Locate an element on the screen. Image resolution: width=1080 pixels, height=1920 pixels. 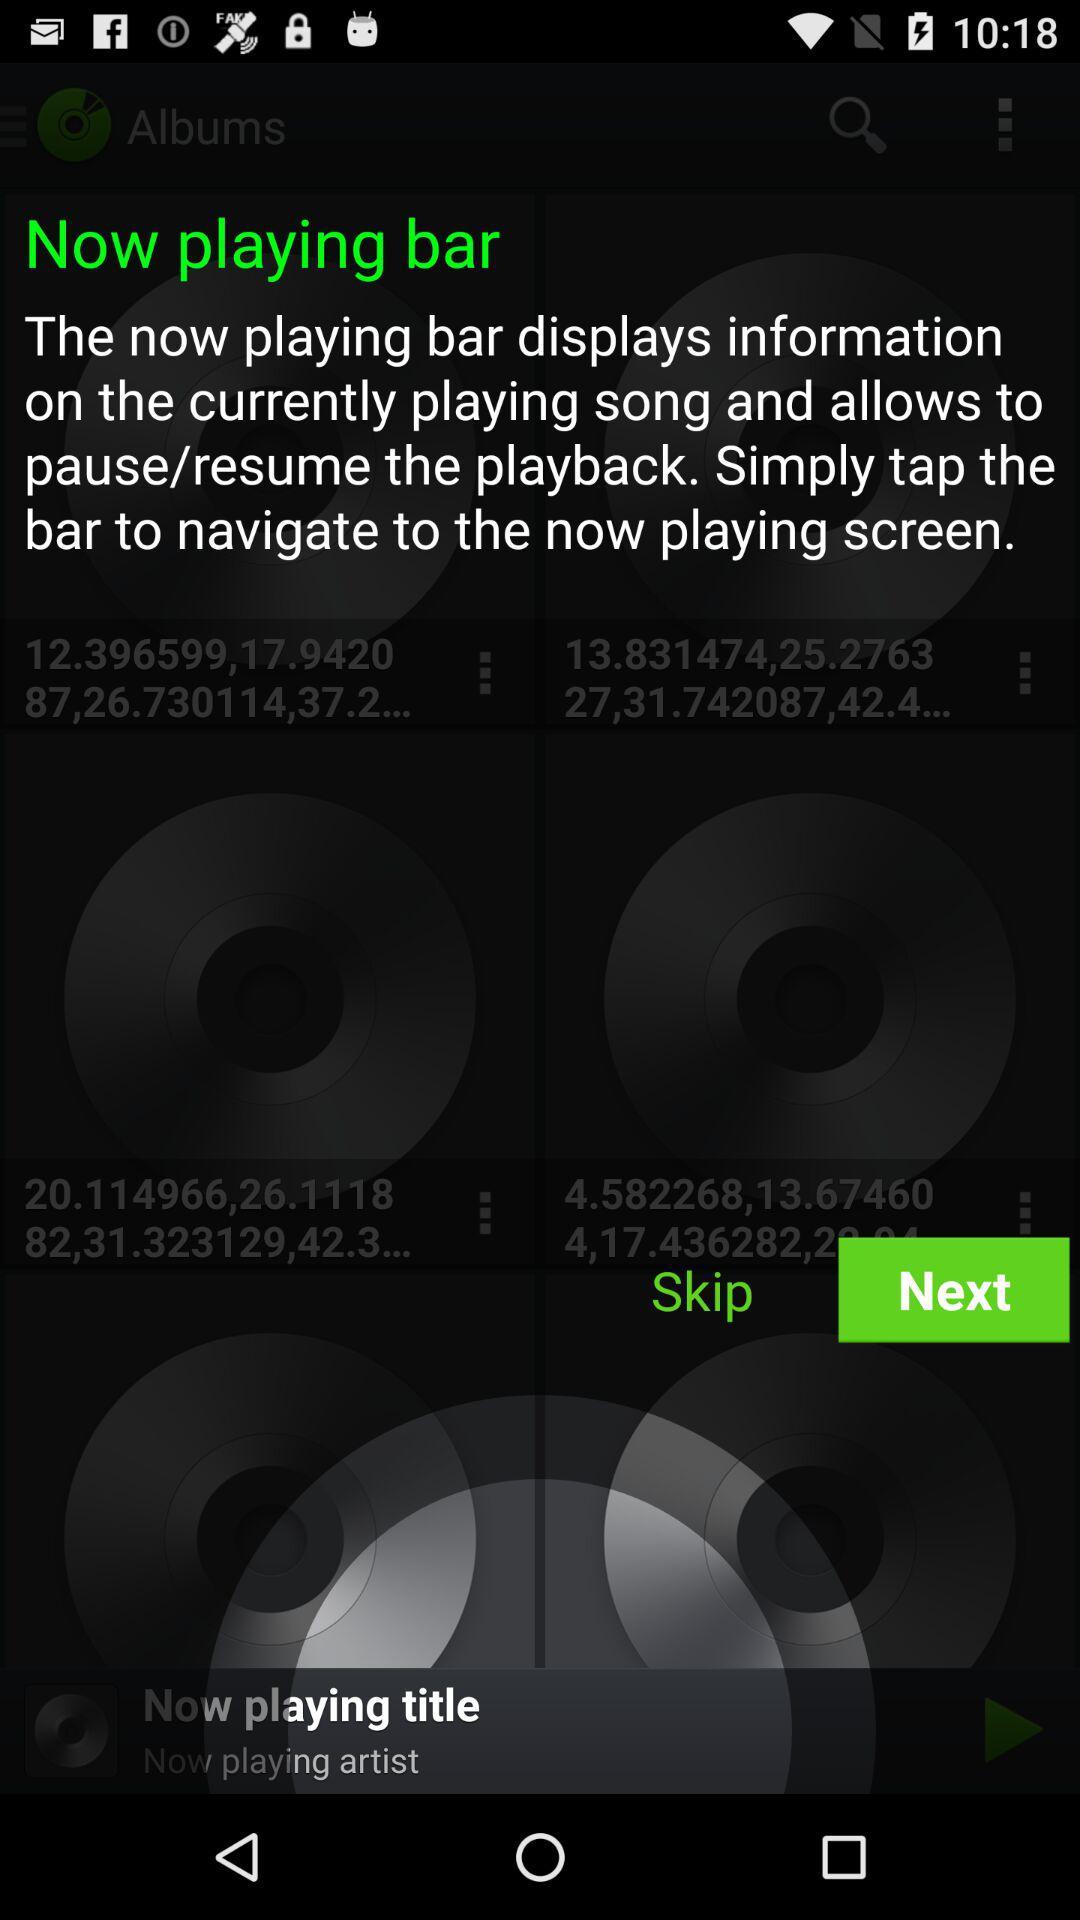
open options for track is located at coordinates (484, 673).